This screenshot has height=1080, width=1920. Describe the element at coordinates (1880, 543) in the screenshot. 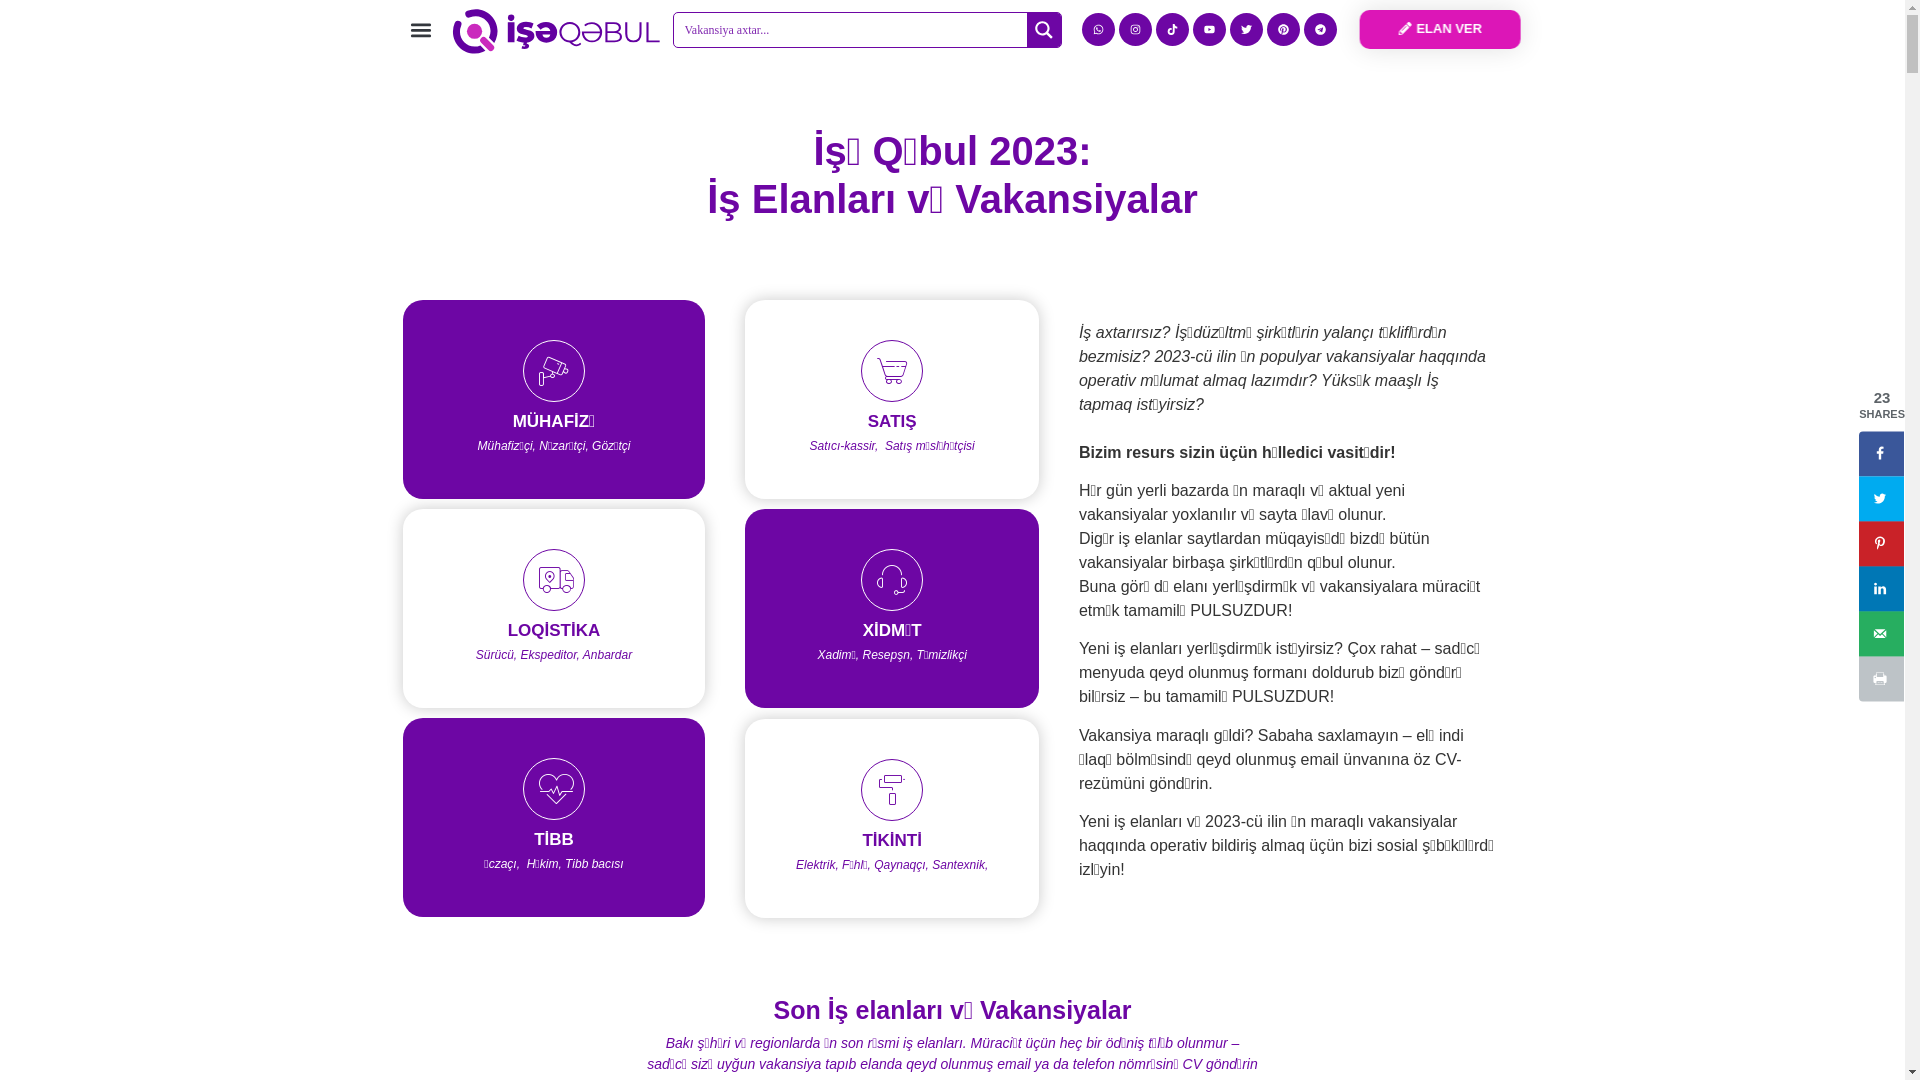

I see `'Save to Pinterest'` at that location.